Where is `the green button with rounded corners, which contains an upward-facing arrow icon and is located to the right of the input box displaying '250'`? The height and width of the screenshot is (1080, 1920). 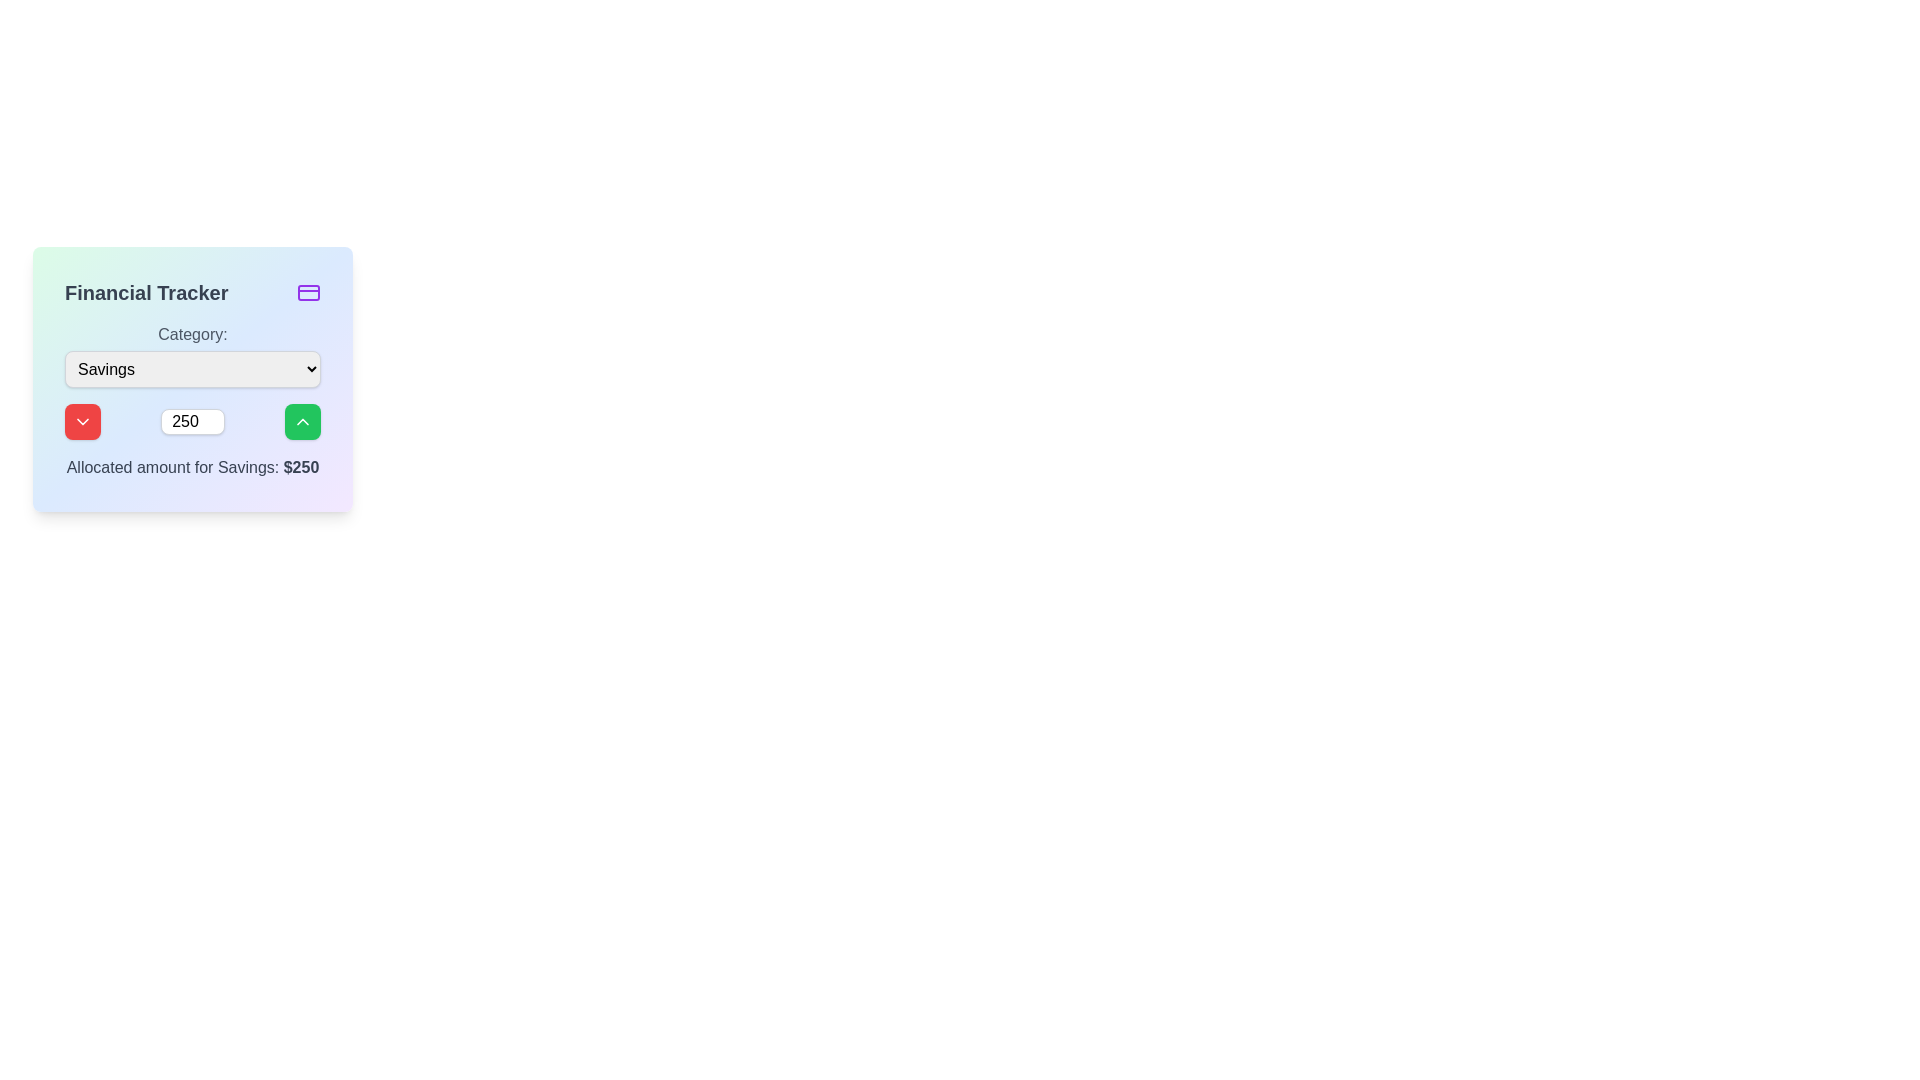
the green button with rounded corners, which contains an upward-facing arrow icon and is located to the right of the input box displaying '250' is located at coordinates (301, 420).